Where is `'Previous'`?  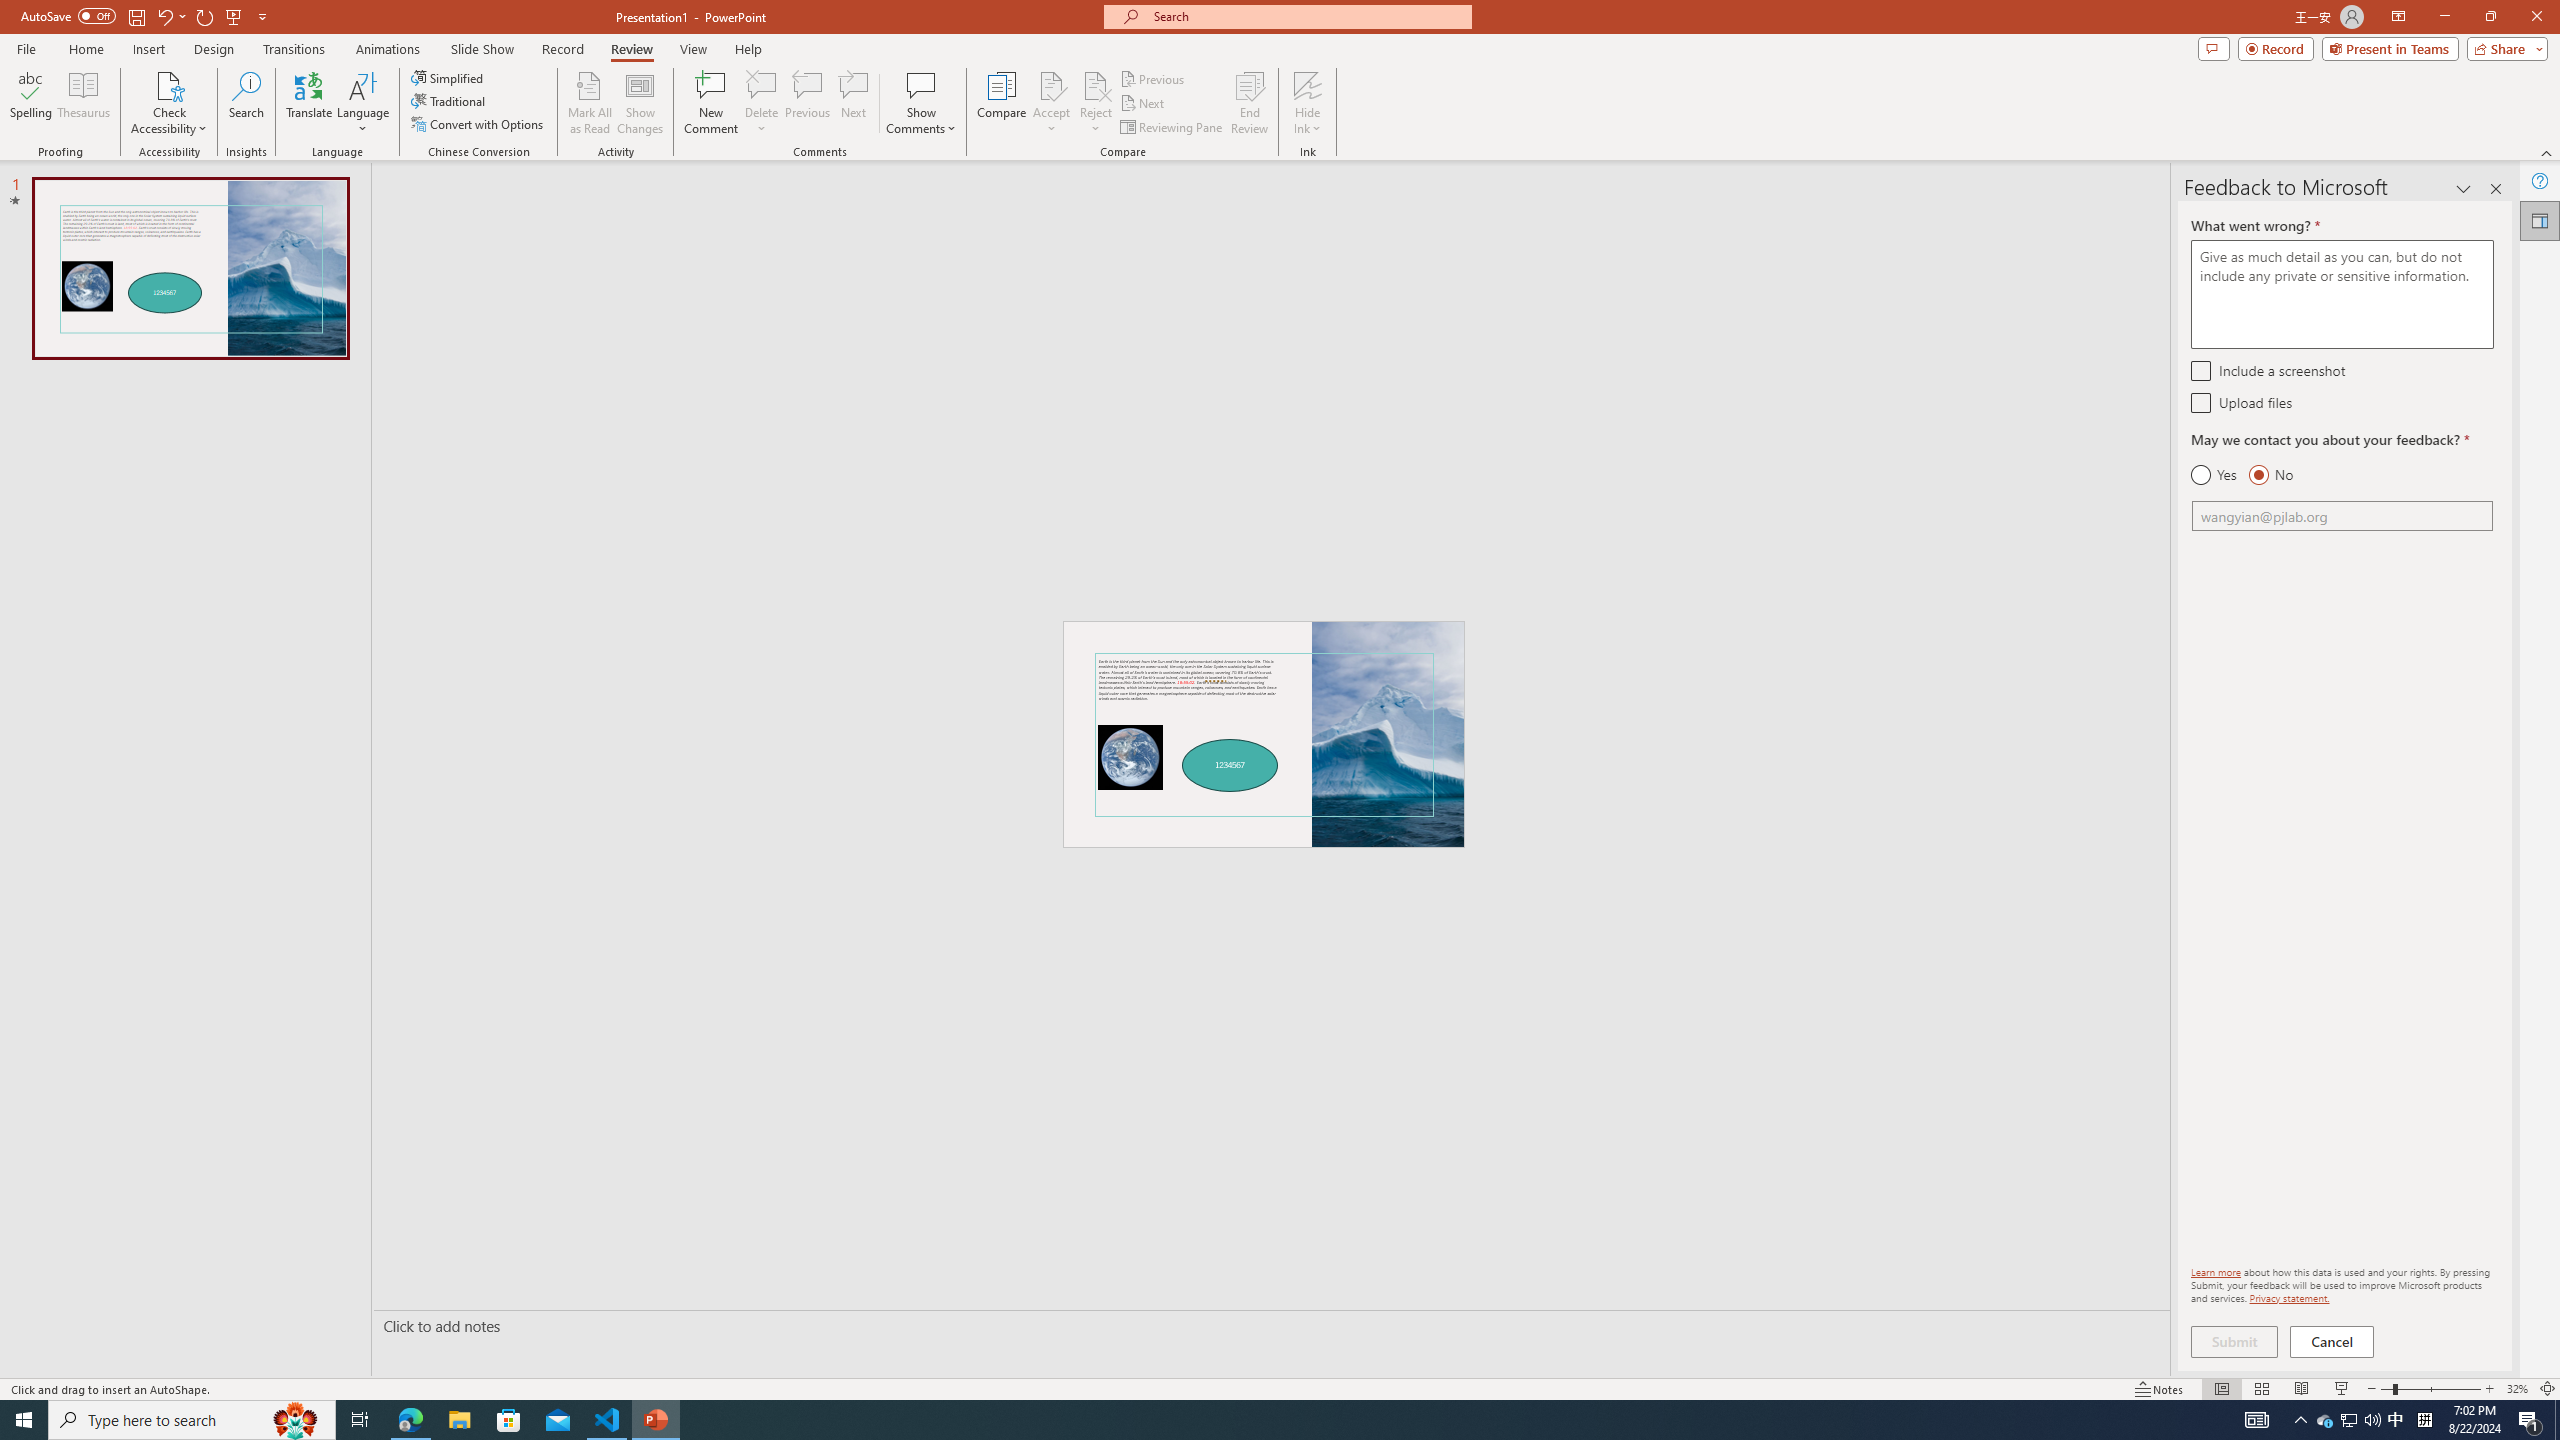
'Previous' is located at coordinates (1153, 78).